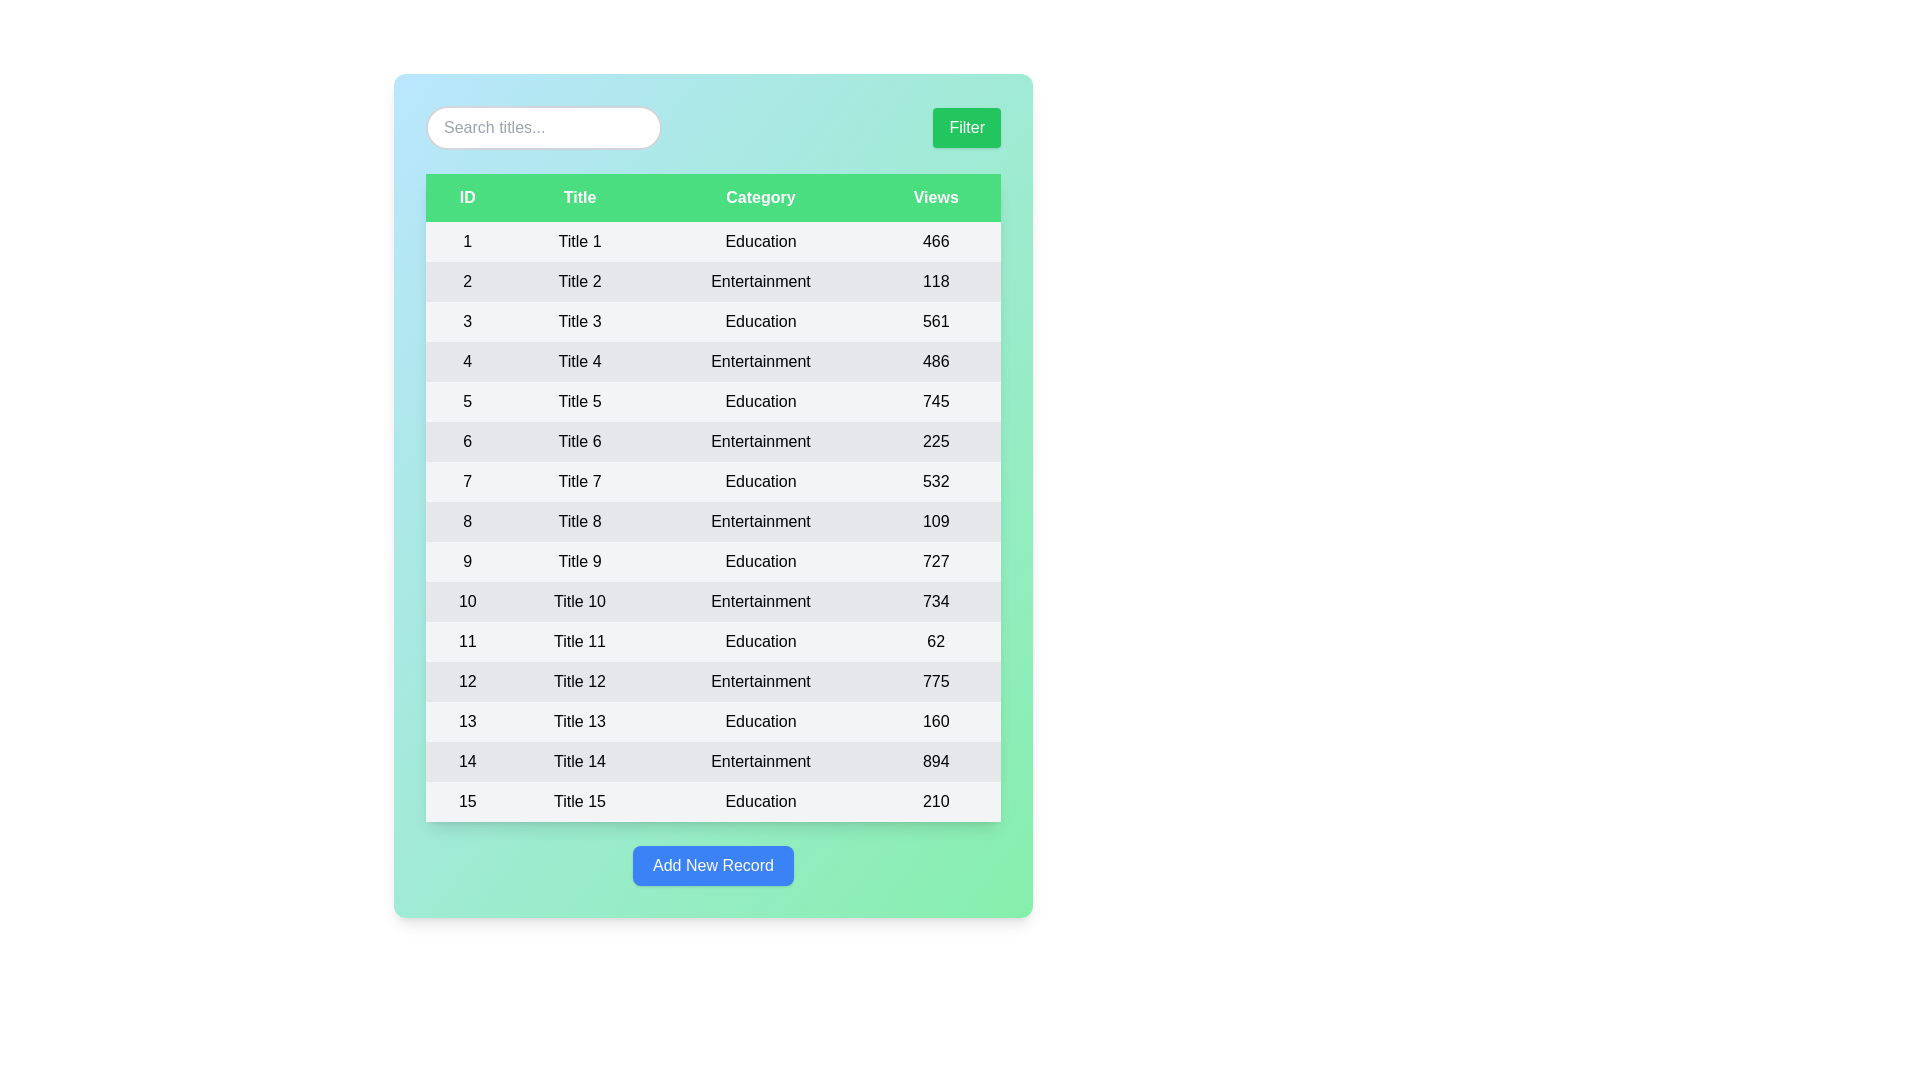  Describe the element at coordinates (713, 865) in the screenshot. I see `'Add New Record' button` at that location.